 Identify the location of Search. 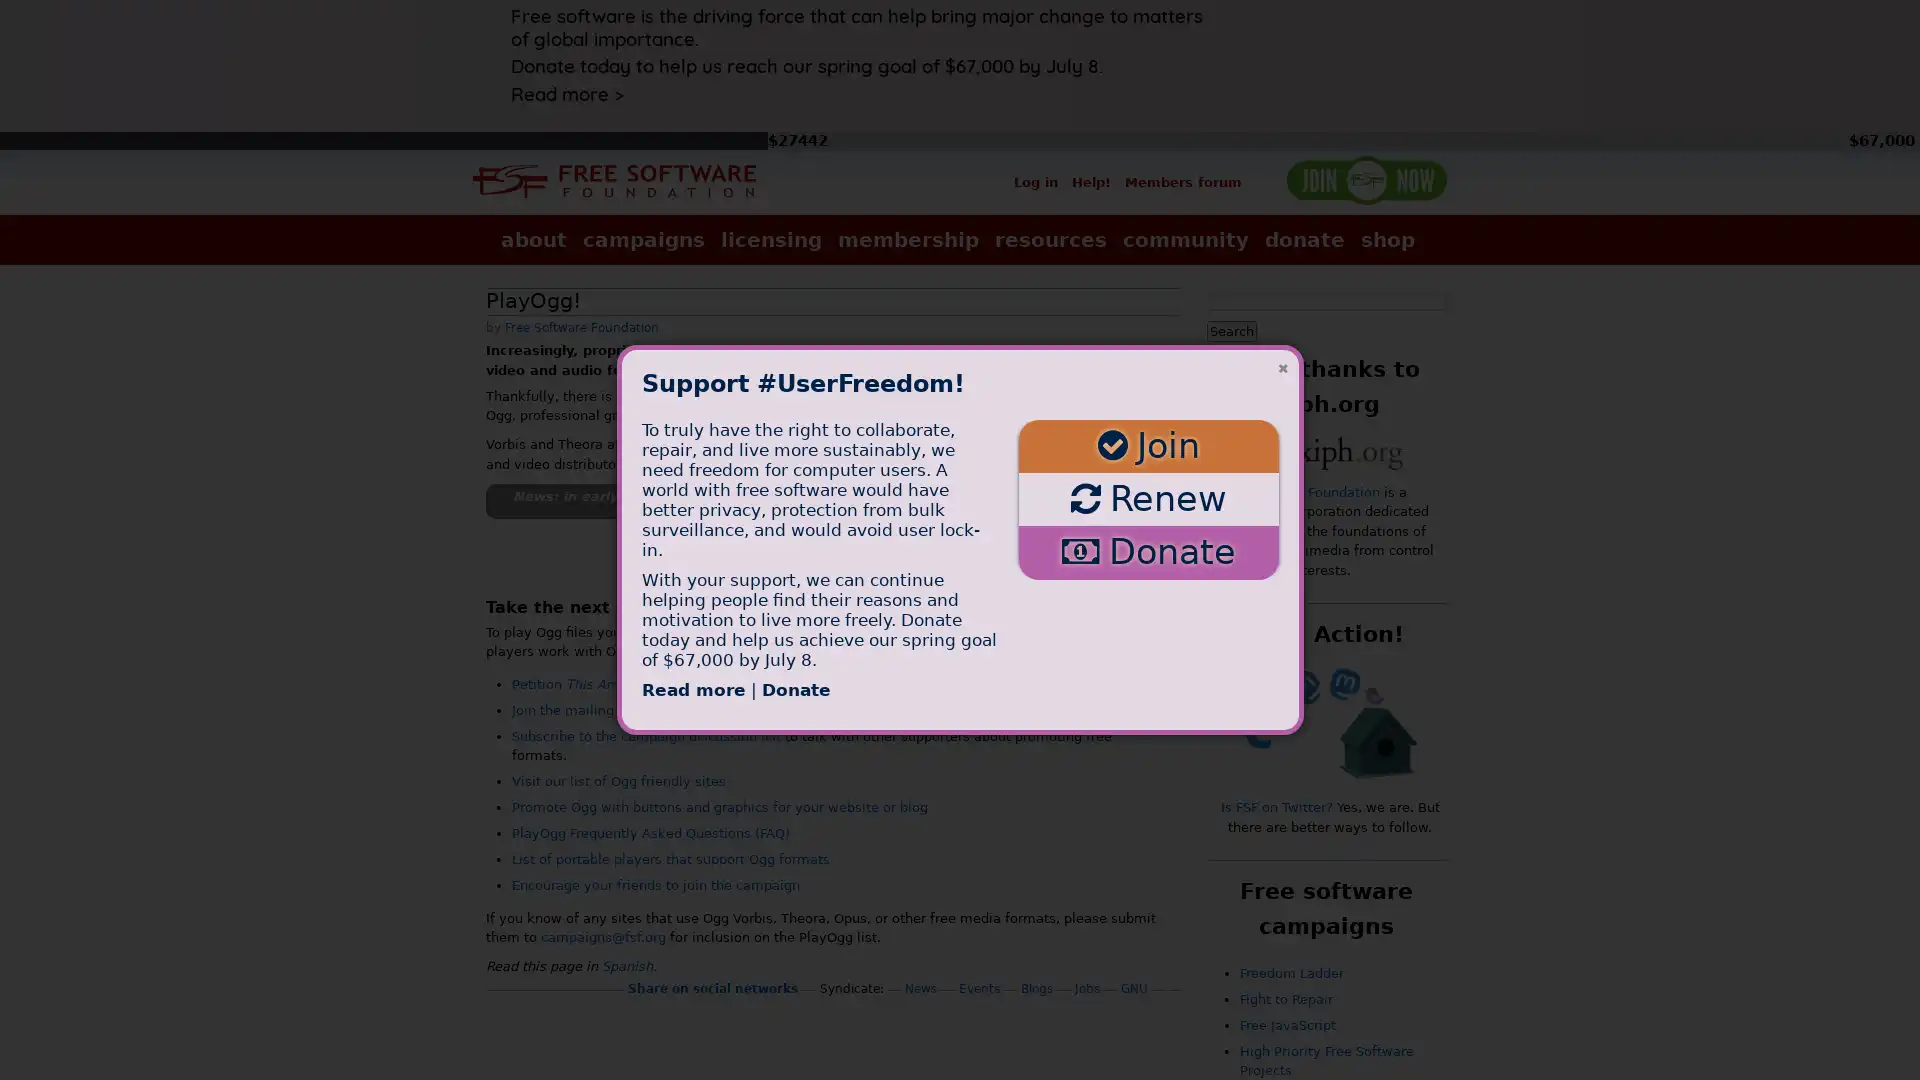
(1231, 329).